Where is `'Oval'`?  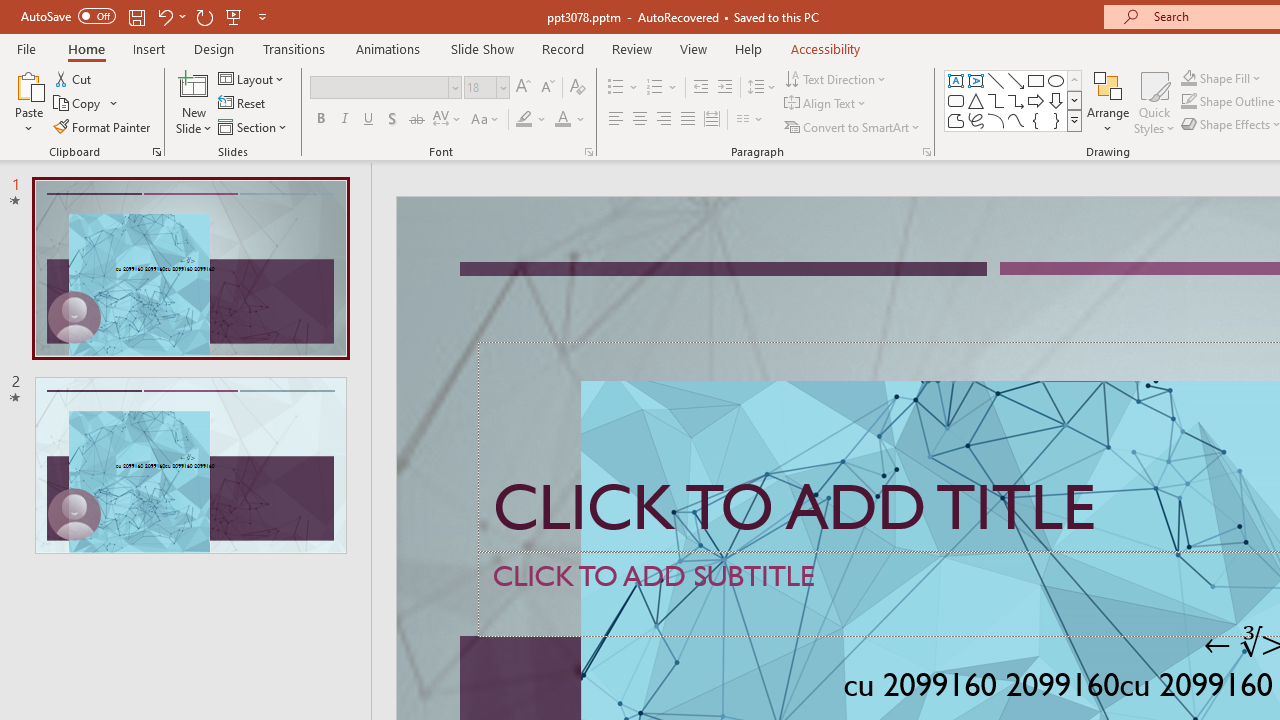 'Oval' is located at coordinates (1055, 80).